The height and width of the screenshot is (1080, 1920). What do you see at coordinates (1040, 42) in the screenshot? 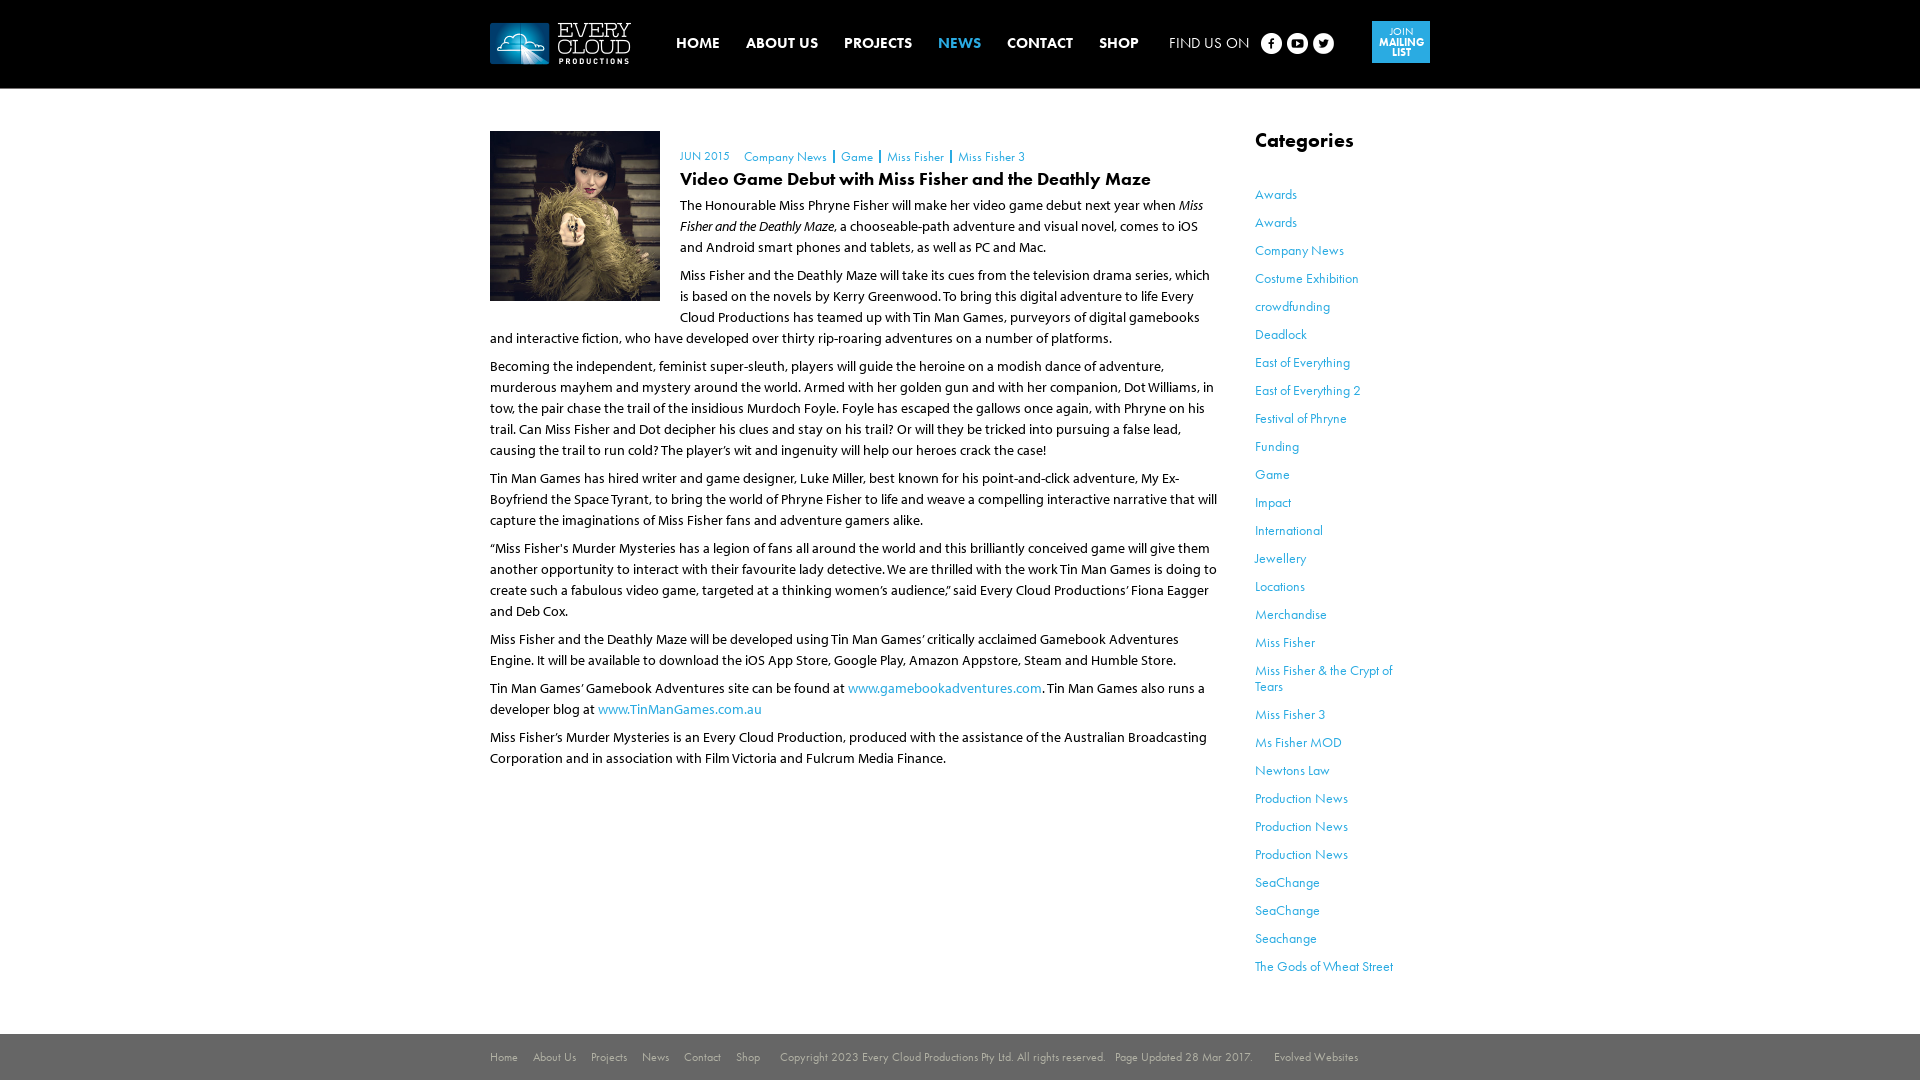
I see `'CONTACT'` at bounding box center [1040, 42].